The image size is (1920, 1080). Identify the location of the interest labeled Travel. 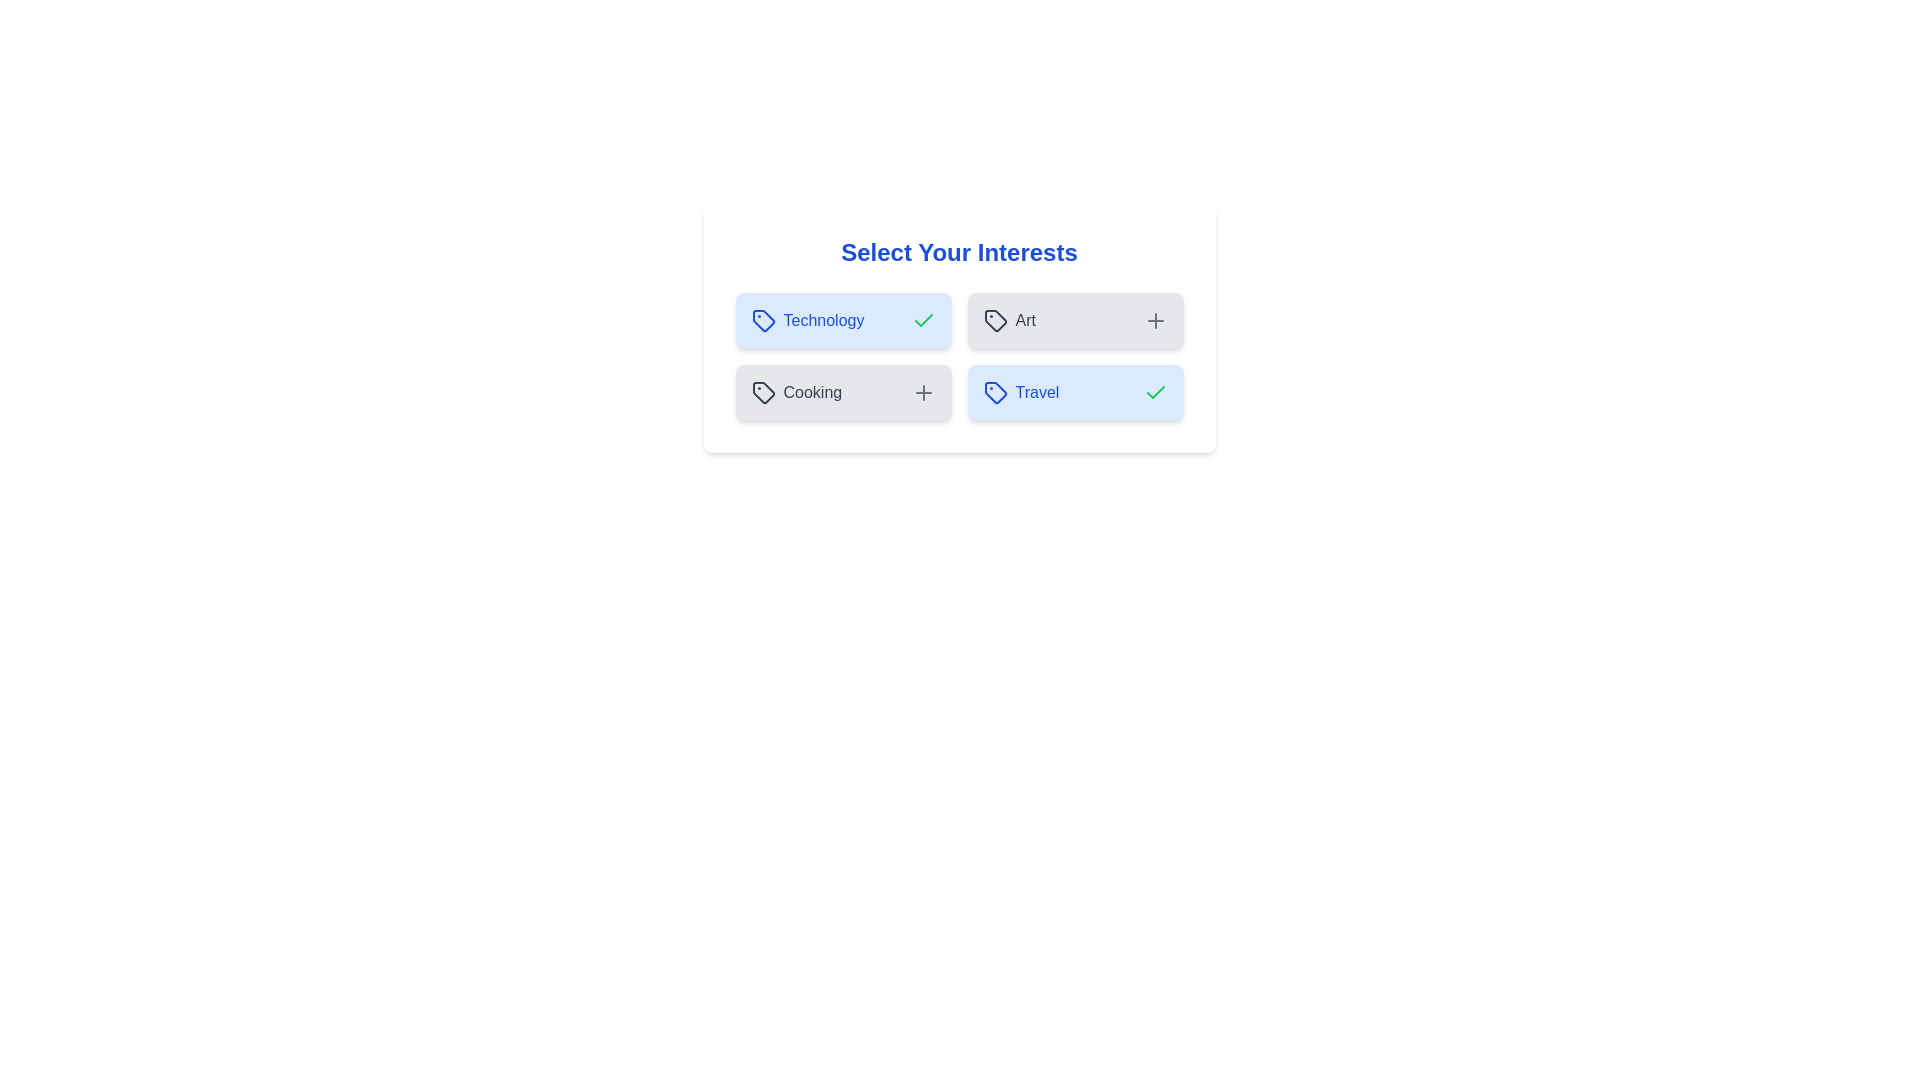
(1074, 393).